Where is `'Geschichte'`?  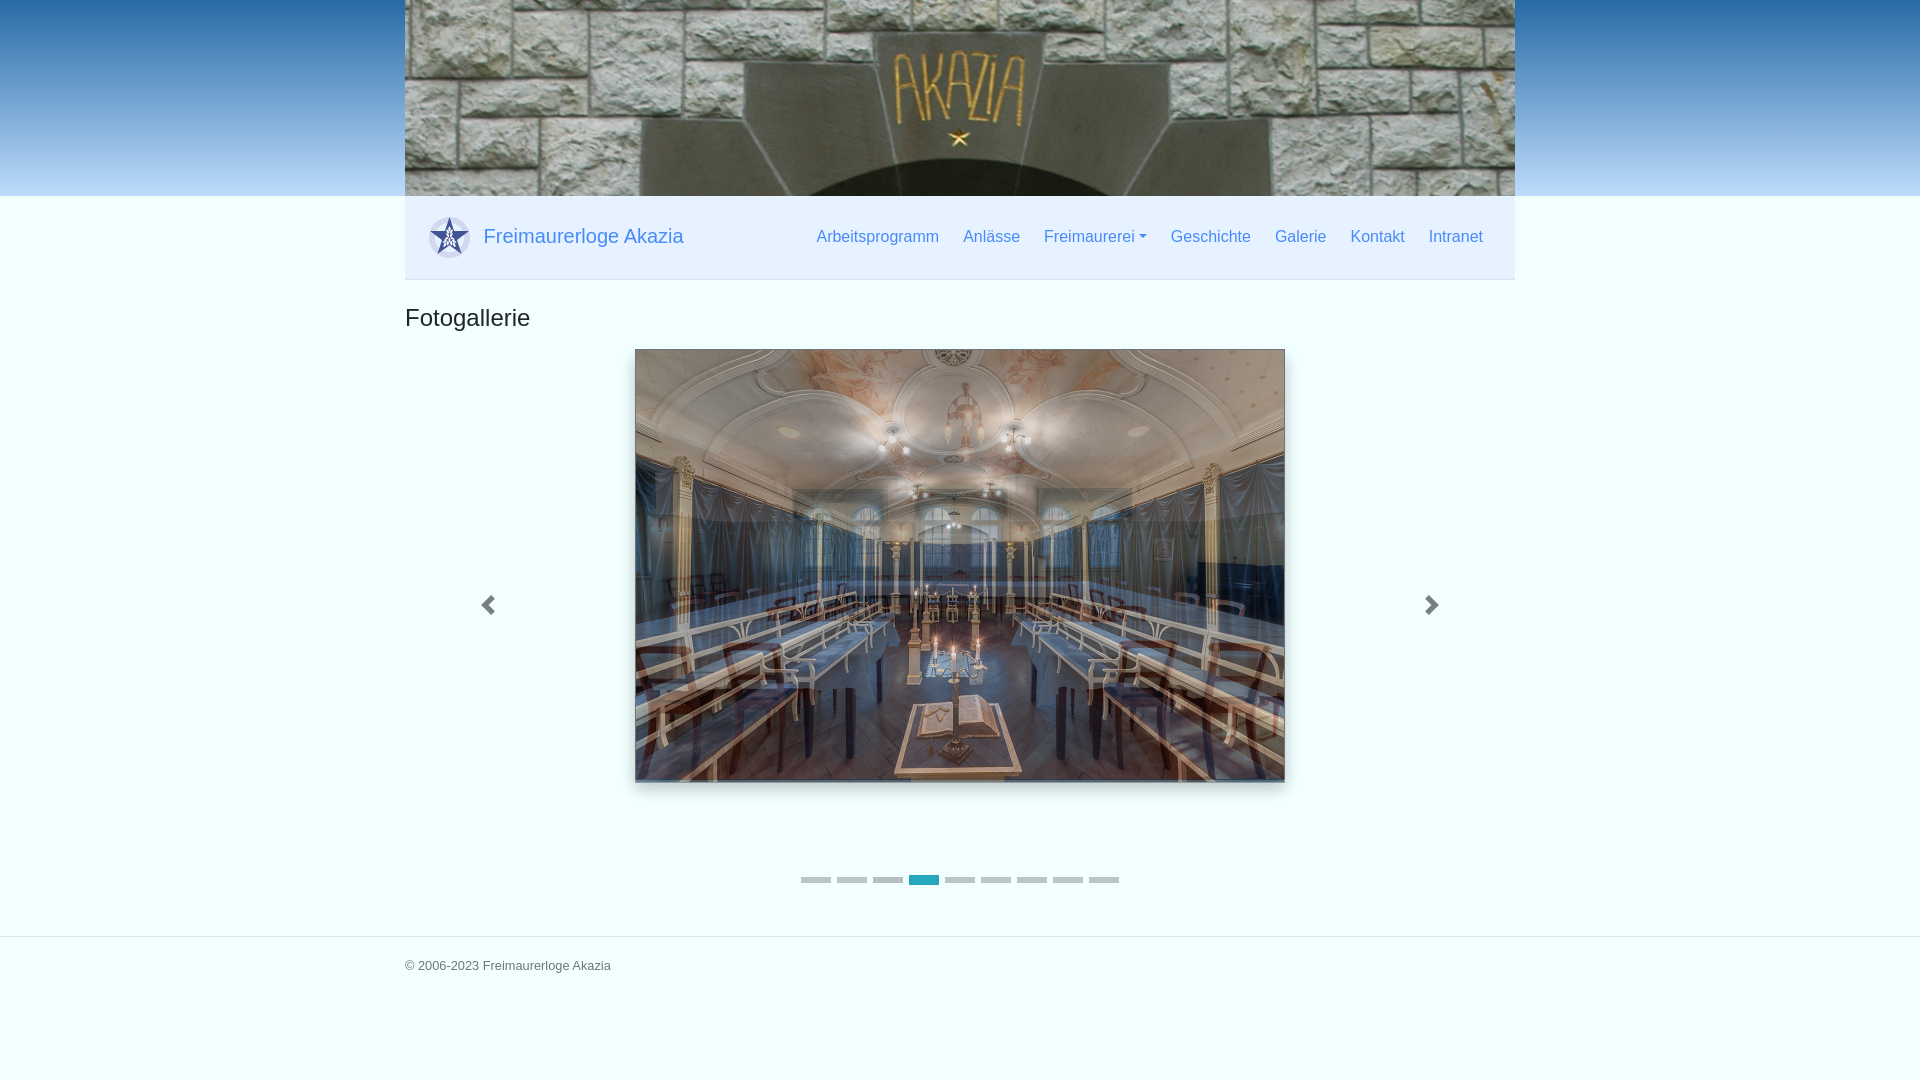 'Geschichte' is located at coordinates (1209, 235).